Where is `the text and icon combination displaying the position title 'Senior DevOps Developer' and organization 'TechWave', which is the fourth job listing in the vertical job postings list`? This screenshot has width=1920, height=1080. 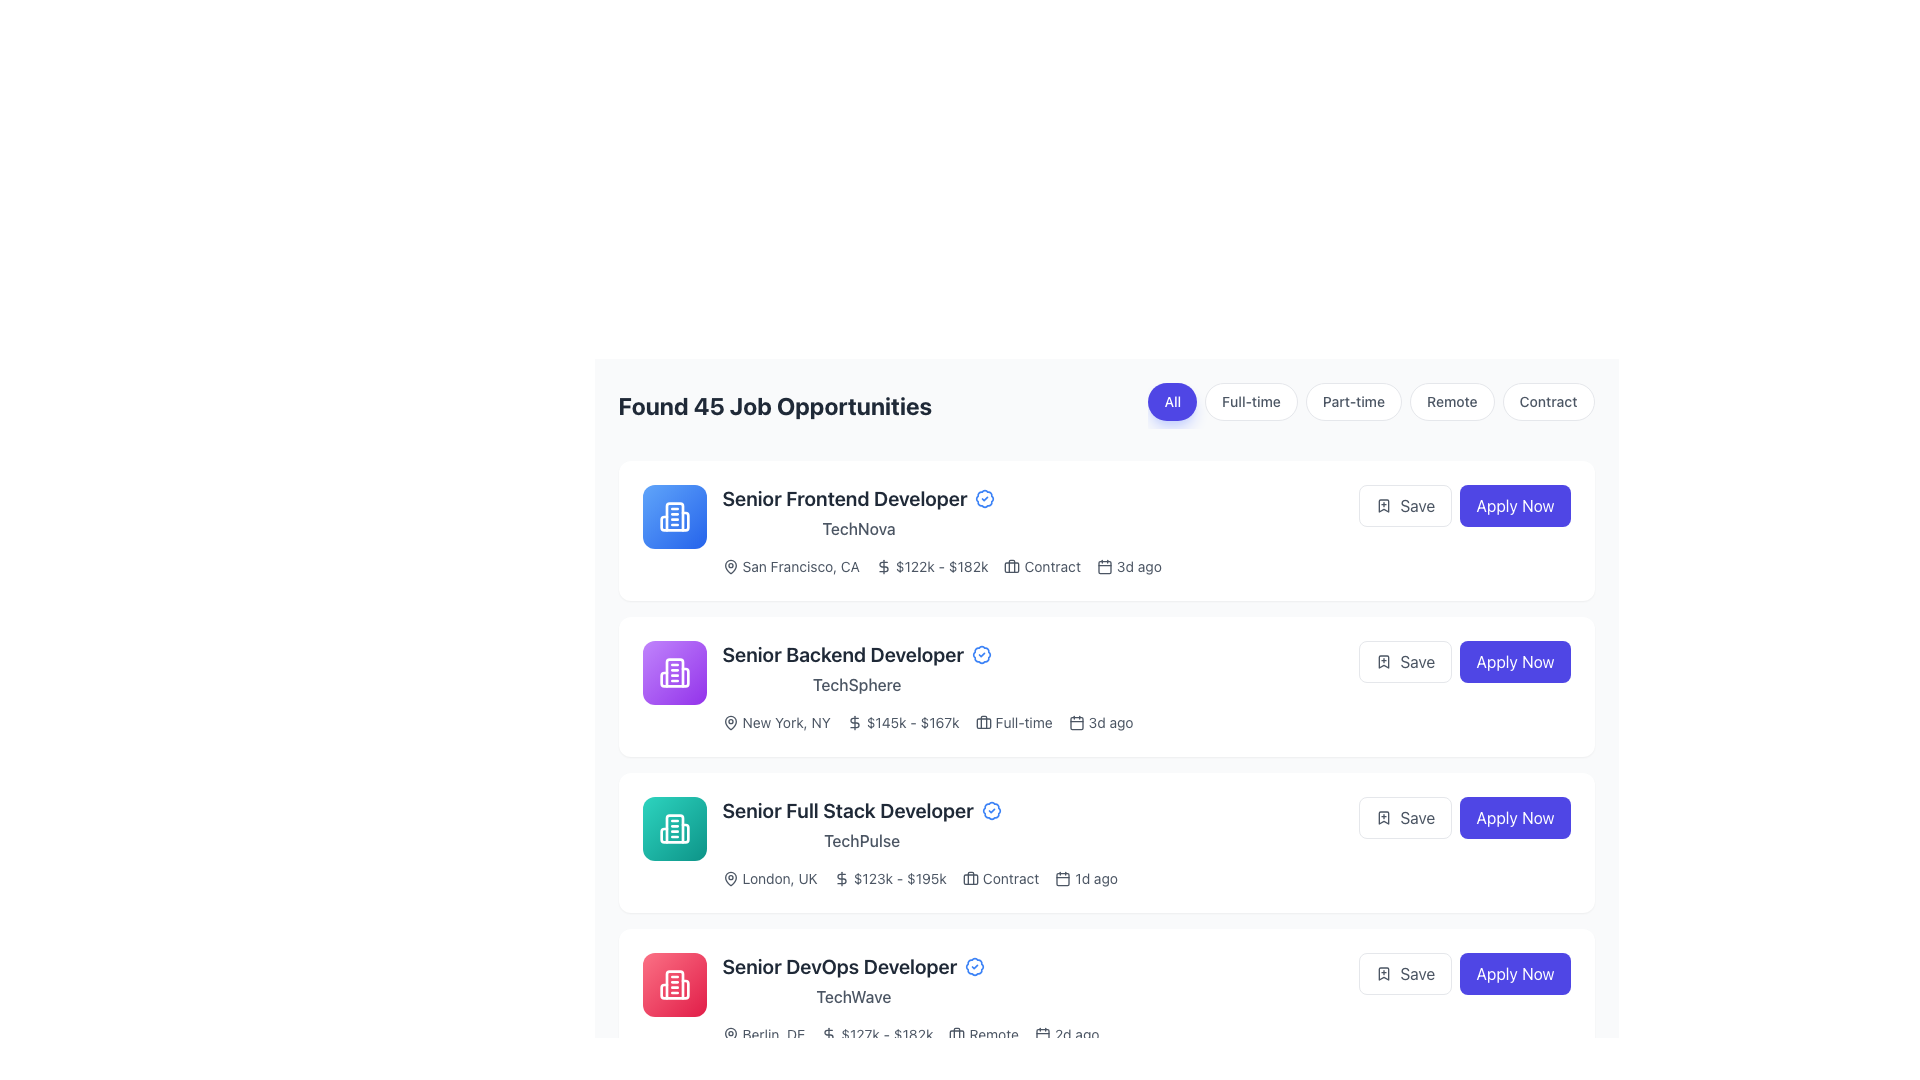
the text and icon combination displaying the position title 'Senior DevOps Developer' and organization 'TechWave', which is the fourth job listing in the vertical job postings list is located at coordinates (853, 979).